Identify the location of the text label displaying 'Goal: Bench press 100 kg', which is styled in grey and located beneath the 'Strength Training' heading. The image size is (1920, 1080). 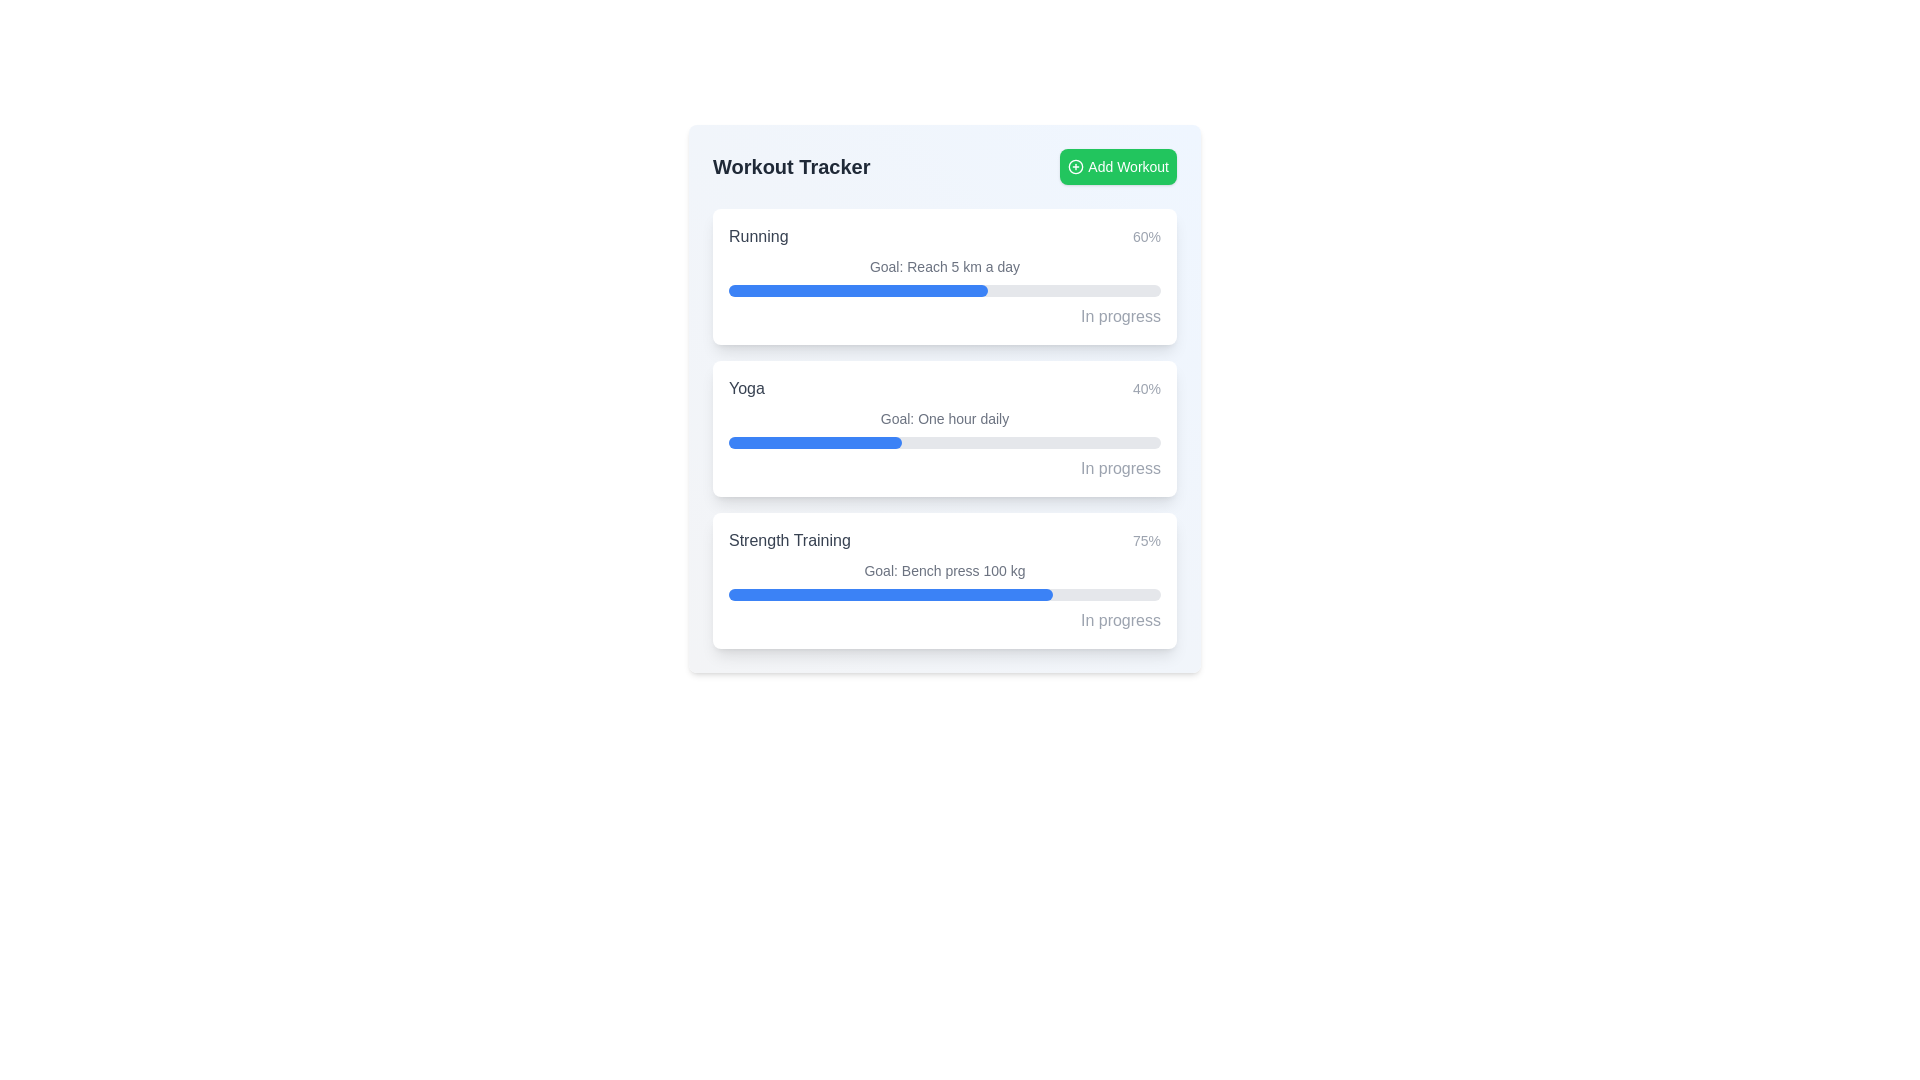
(944, 570).